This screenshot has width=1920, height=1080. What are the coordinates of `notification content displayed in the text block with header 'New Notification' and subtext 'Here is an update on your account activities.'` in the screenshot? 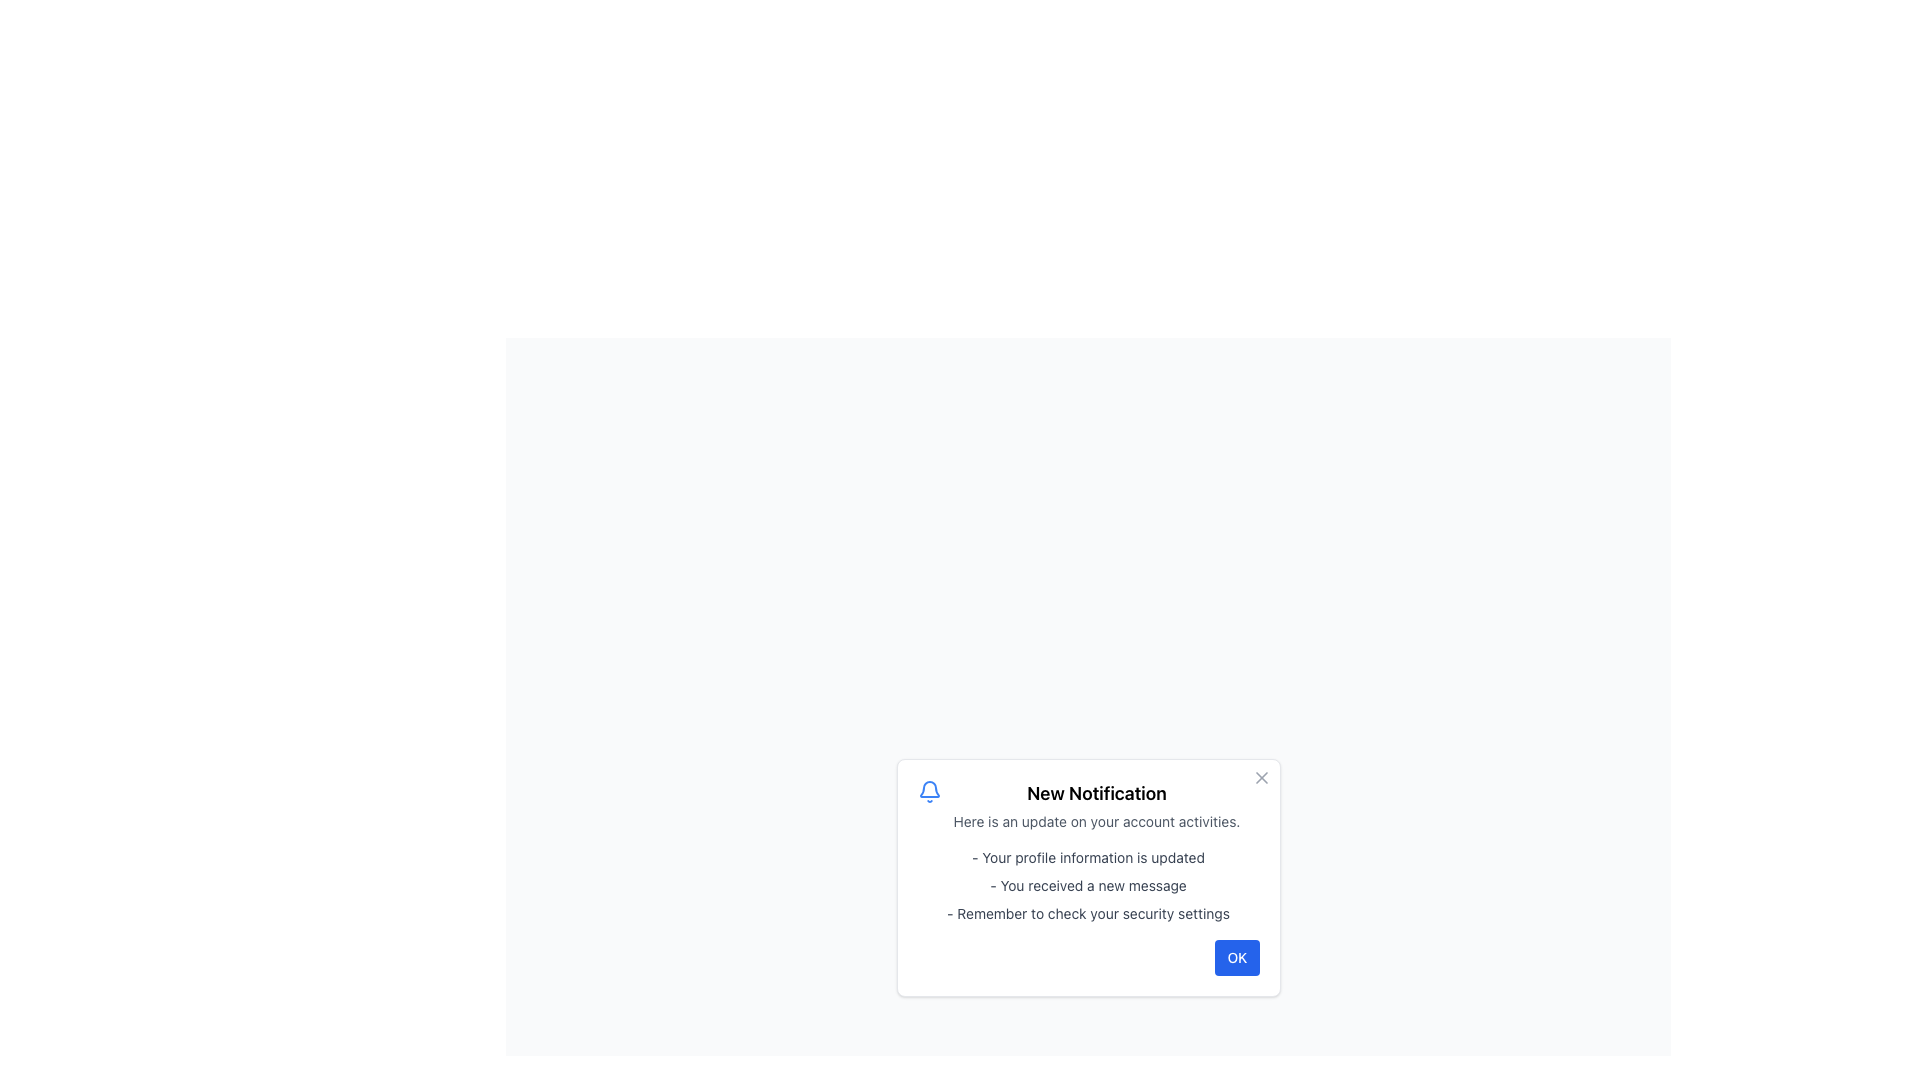 It's located at (1095, 805).